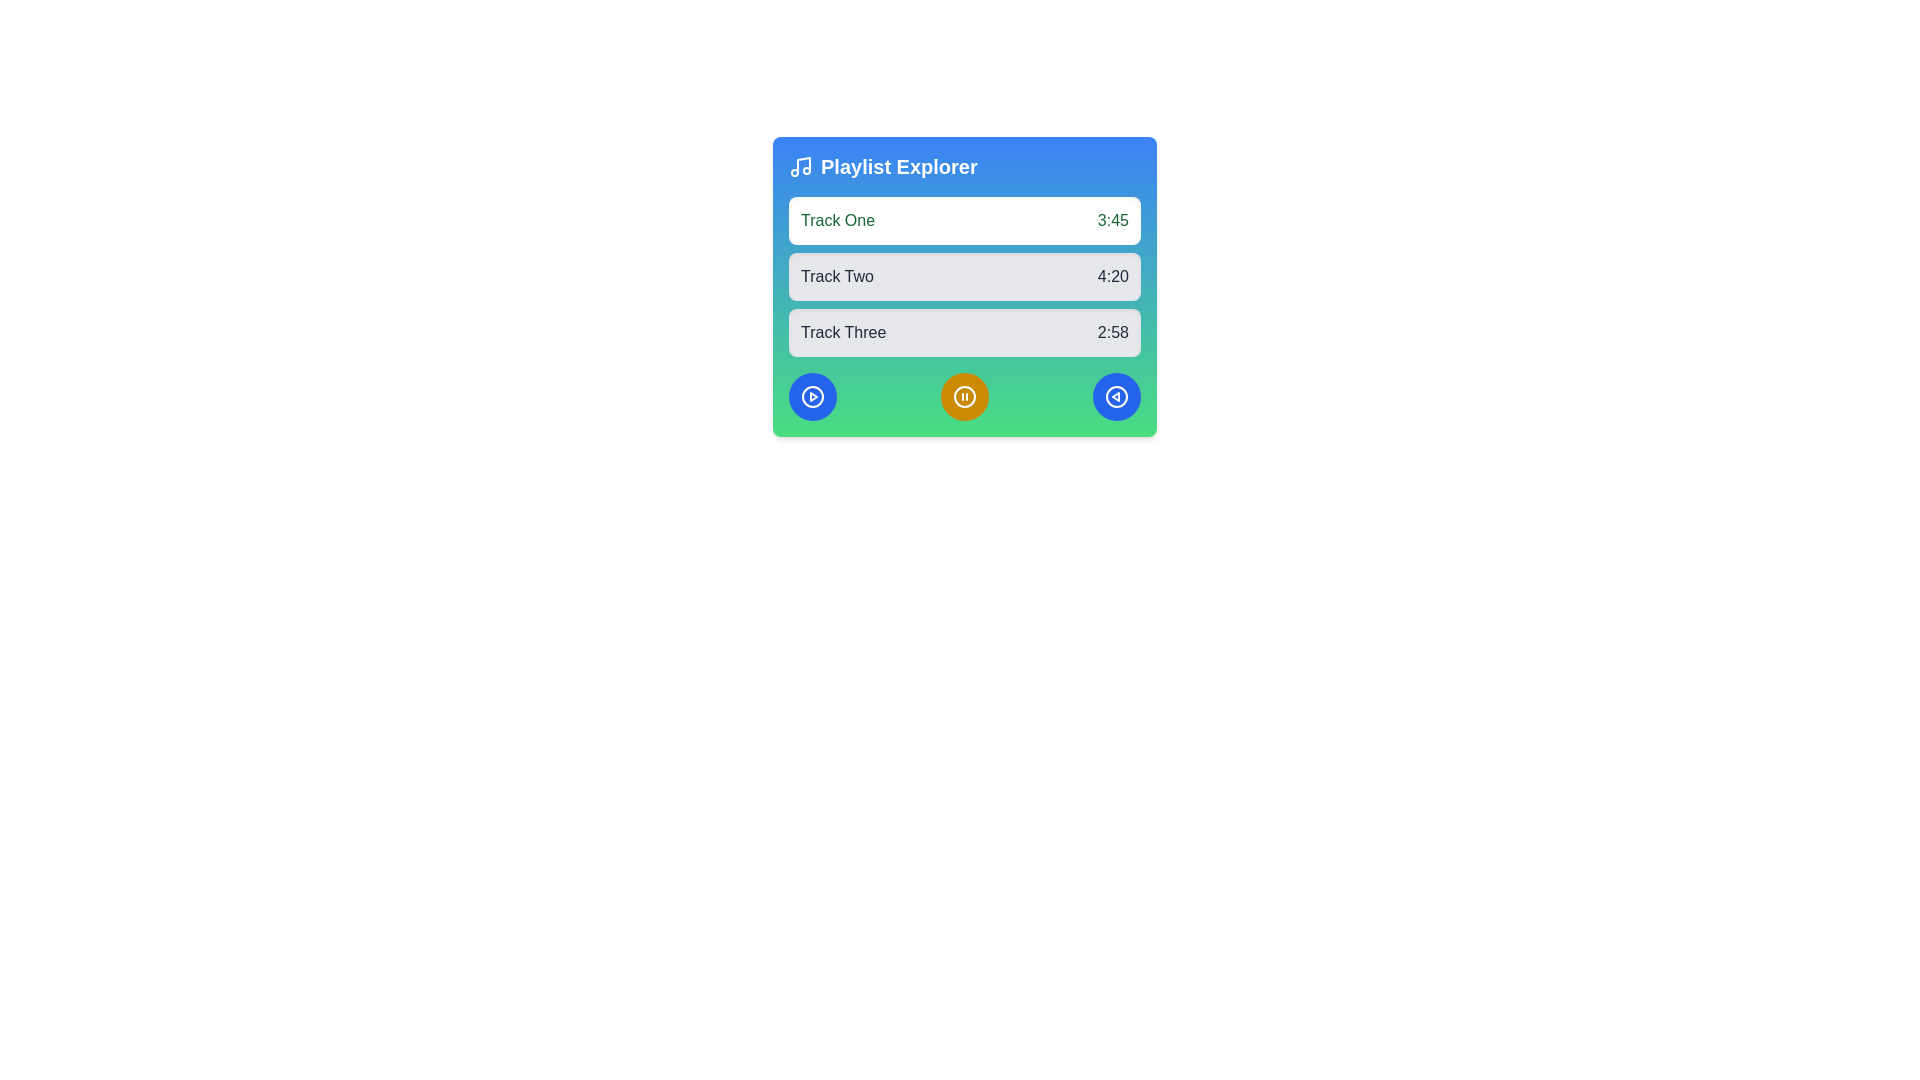 The image size is (1920, 1080). Describe the element at coordinates (964, 220) in the screenshot. I see `the first list item representing 'Track One' with duration '3:45' in the 'Playlist Explorer' content block` at that location.